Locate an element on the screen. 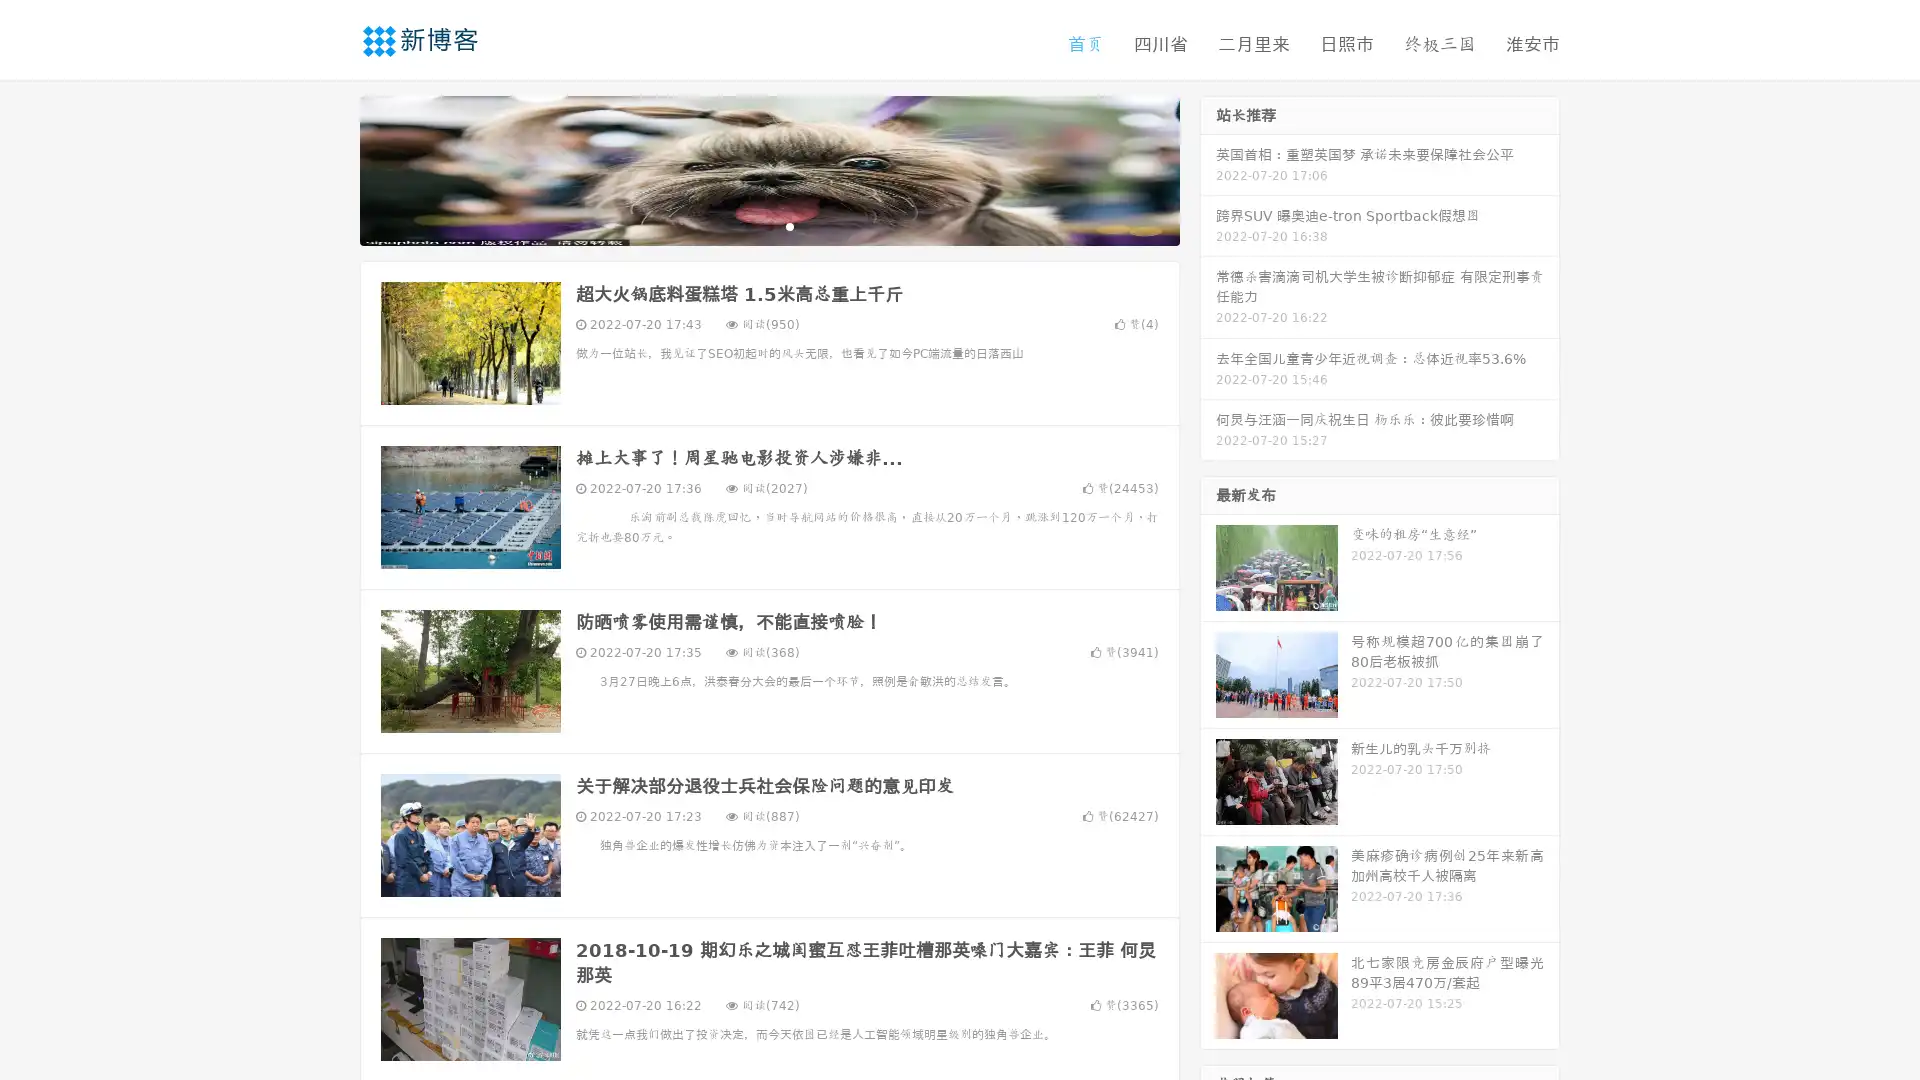 The width and height of the screenshot is (1920, 1080). Go to slide 1 is located at coordinates (748, 225).